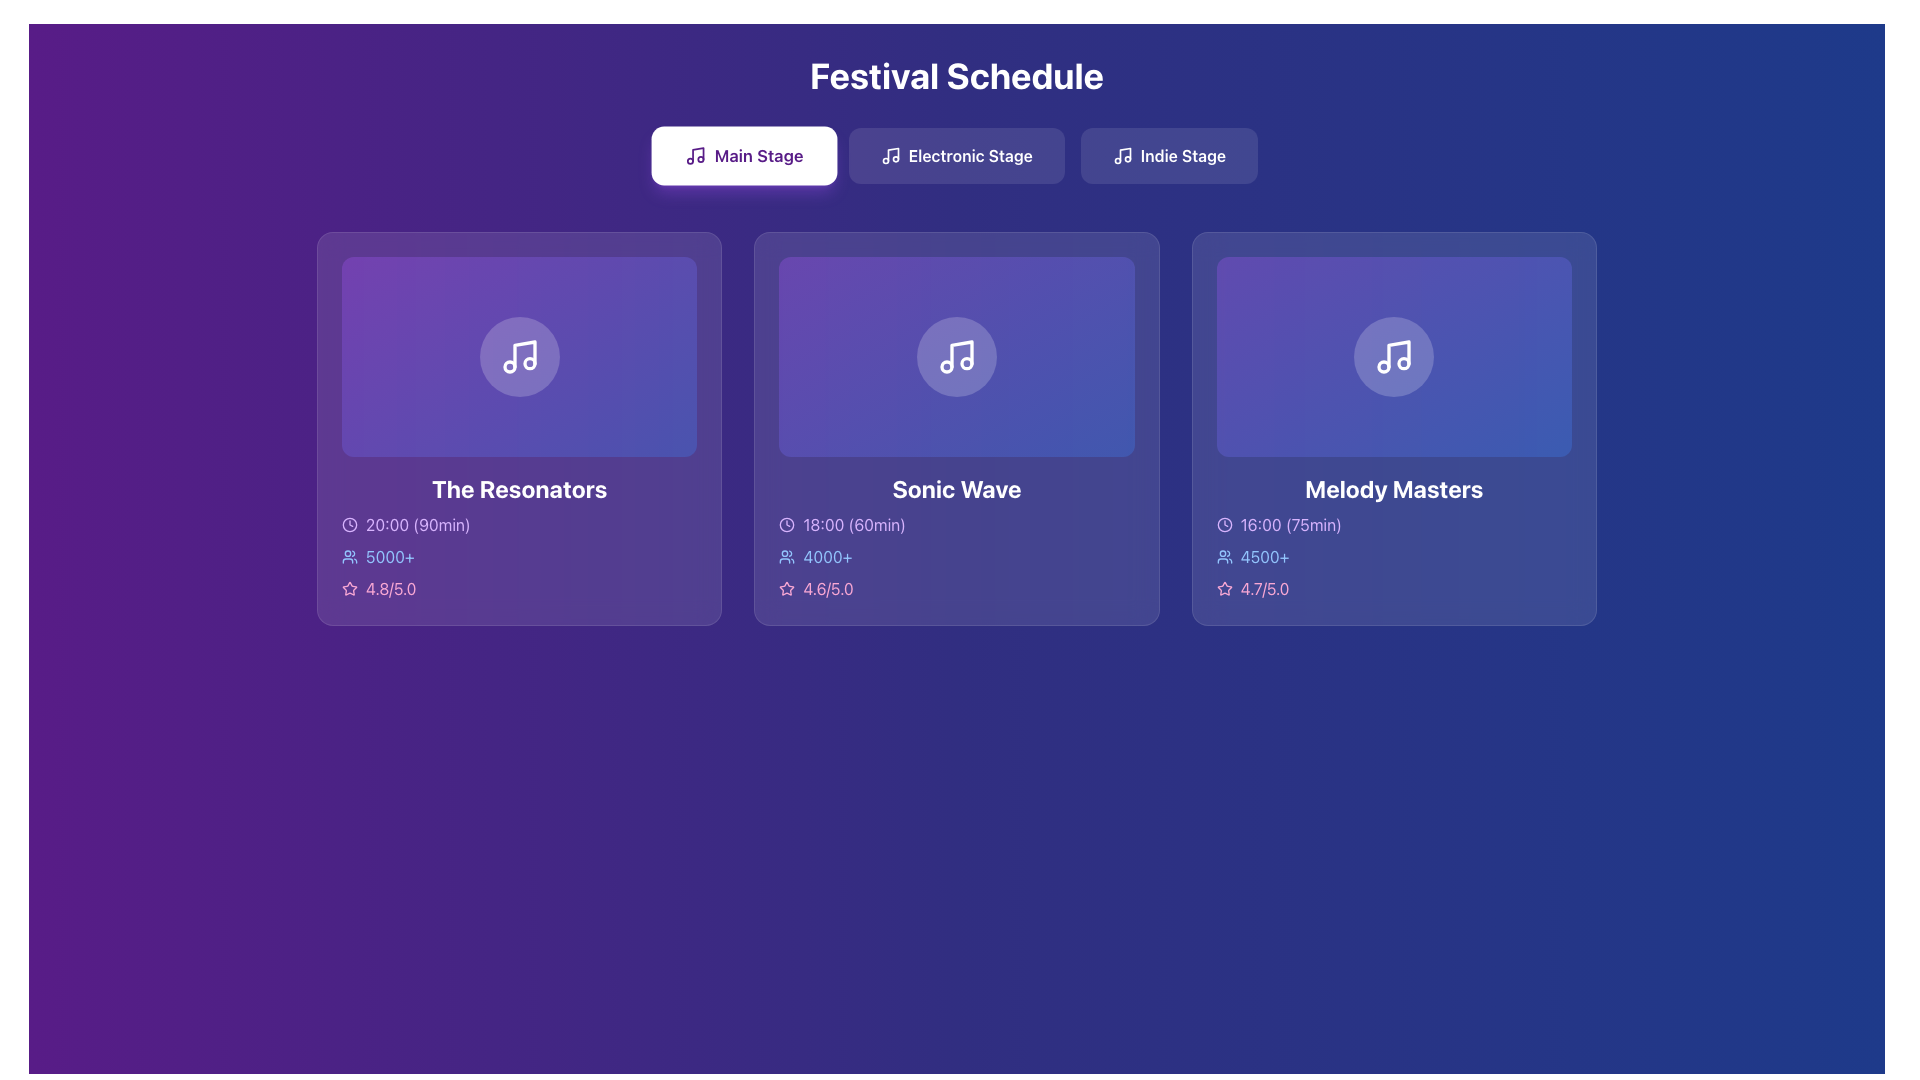 The image size is (1920, 1080). What do you see at coordinates (786, 587) in the screenshot?
I see `the star rating icon next to the score '4.6/5.0' within the 'Sonic Wave' card` at bounding box center [786, 587].